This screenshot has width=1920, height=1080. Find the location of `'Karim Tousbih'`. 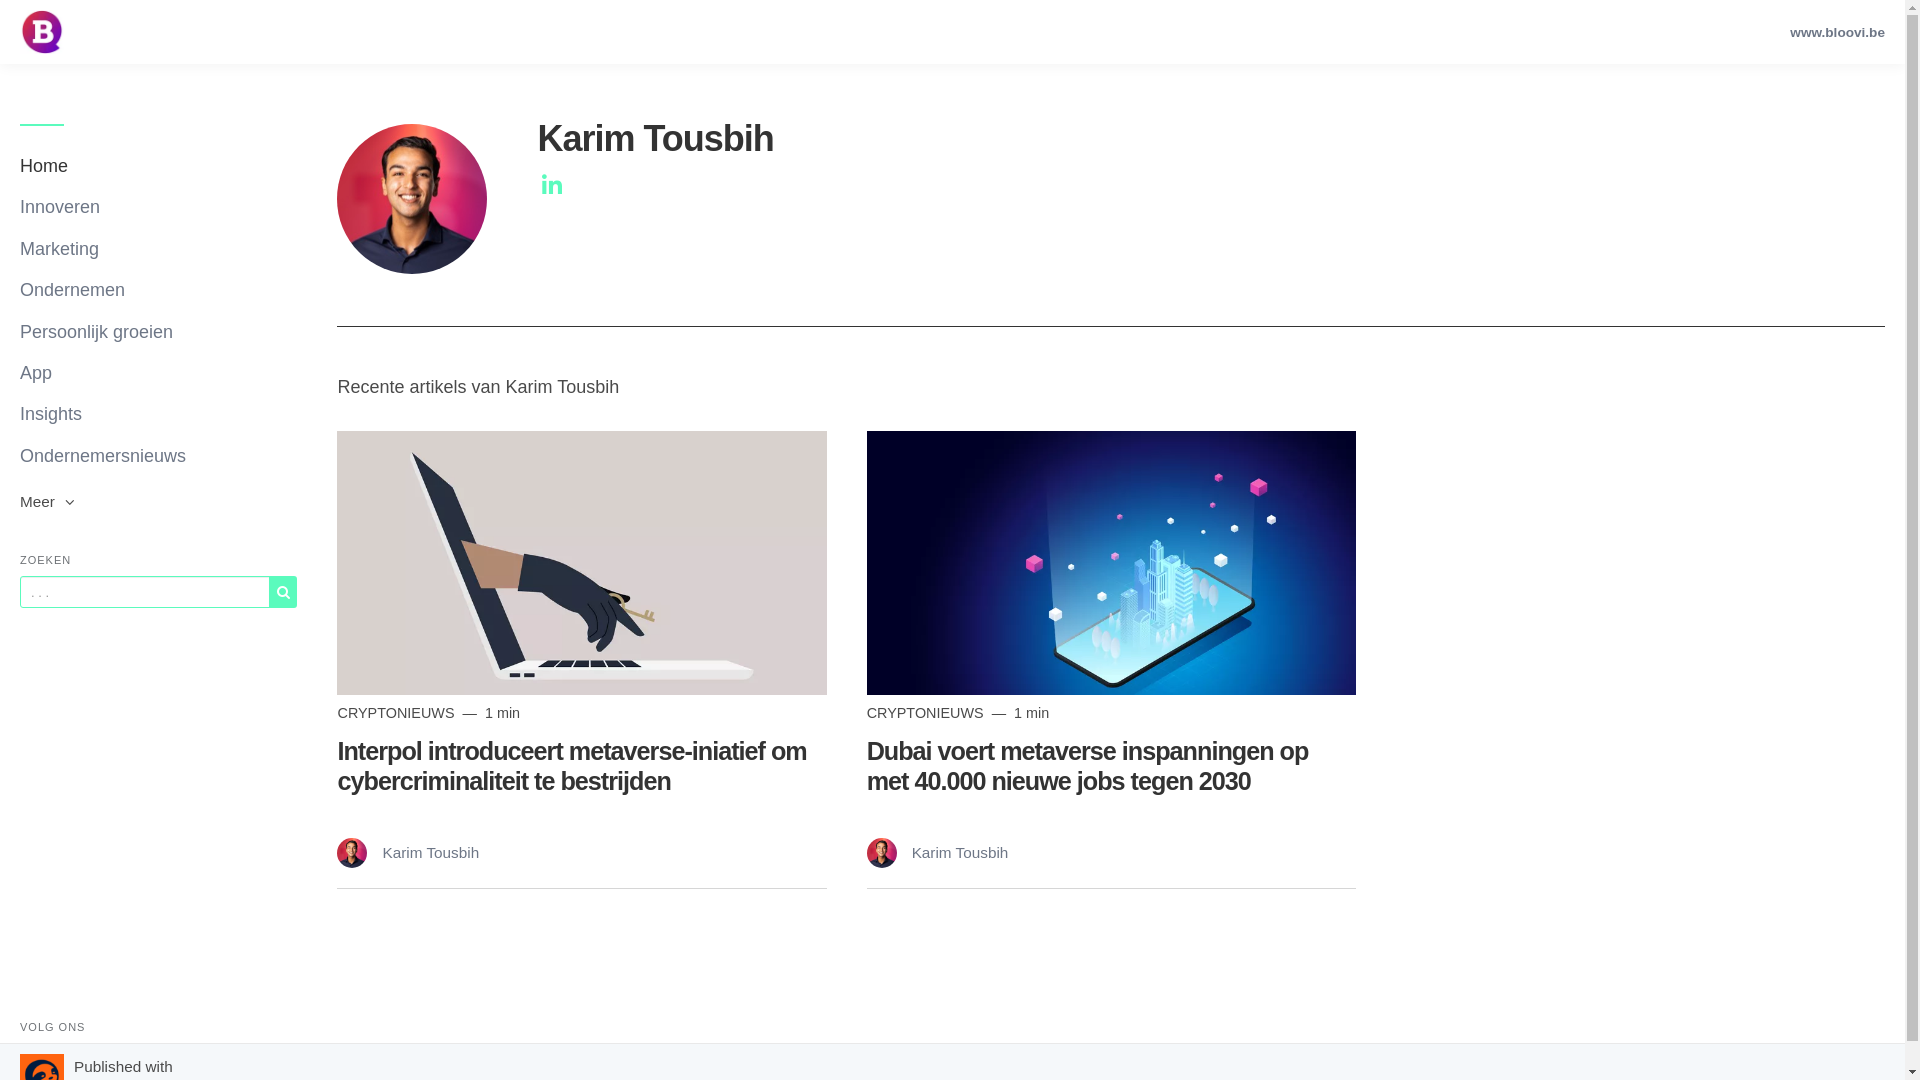

'Karim Tousbih' is located at coordinates (407, 852).